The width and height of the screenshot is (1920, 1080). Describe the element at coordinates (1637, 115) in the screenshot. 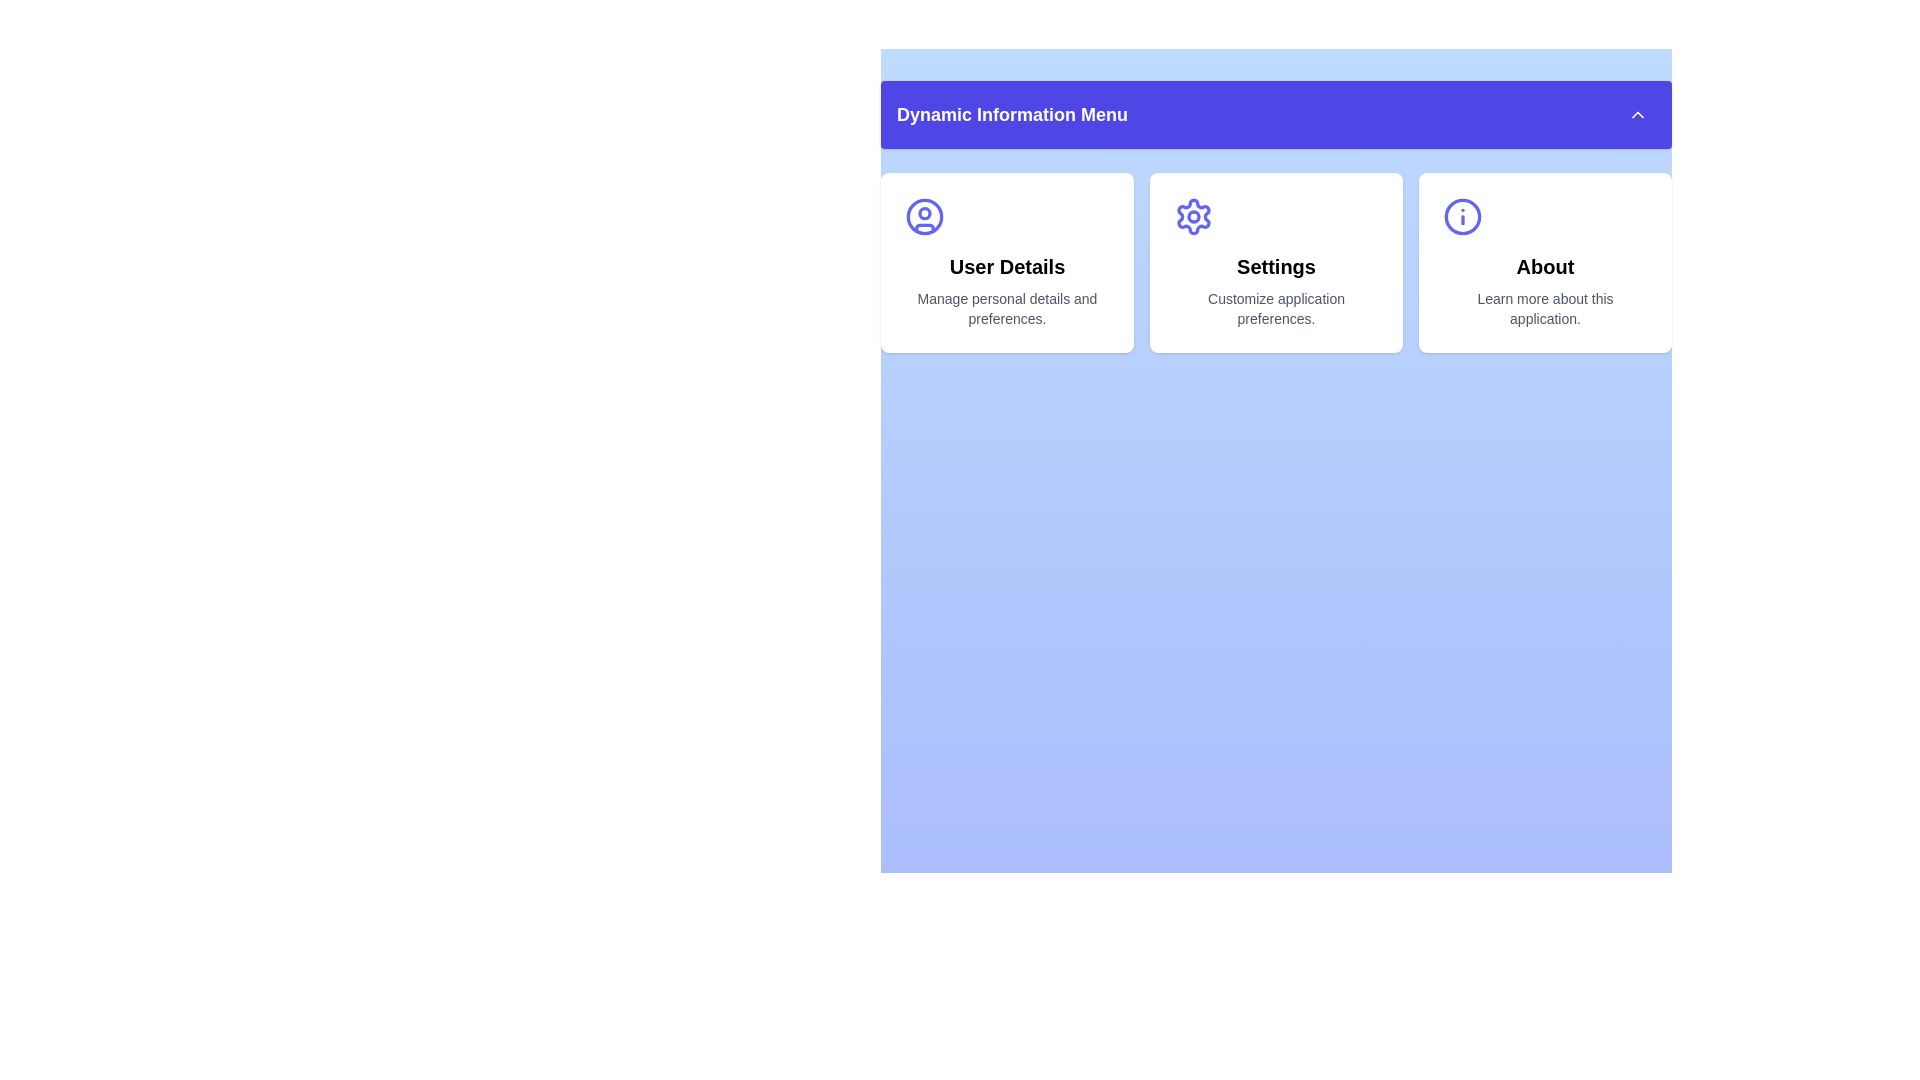

I see `menu expansion button to toggle its state` at that location.